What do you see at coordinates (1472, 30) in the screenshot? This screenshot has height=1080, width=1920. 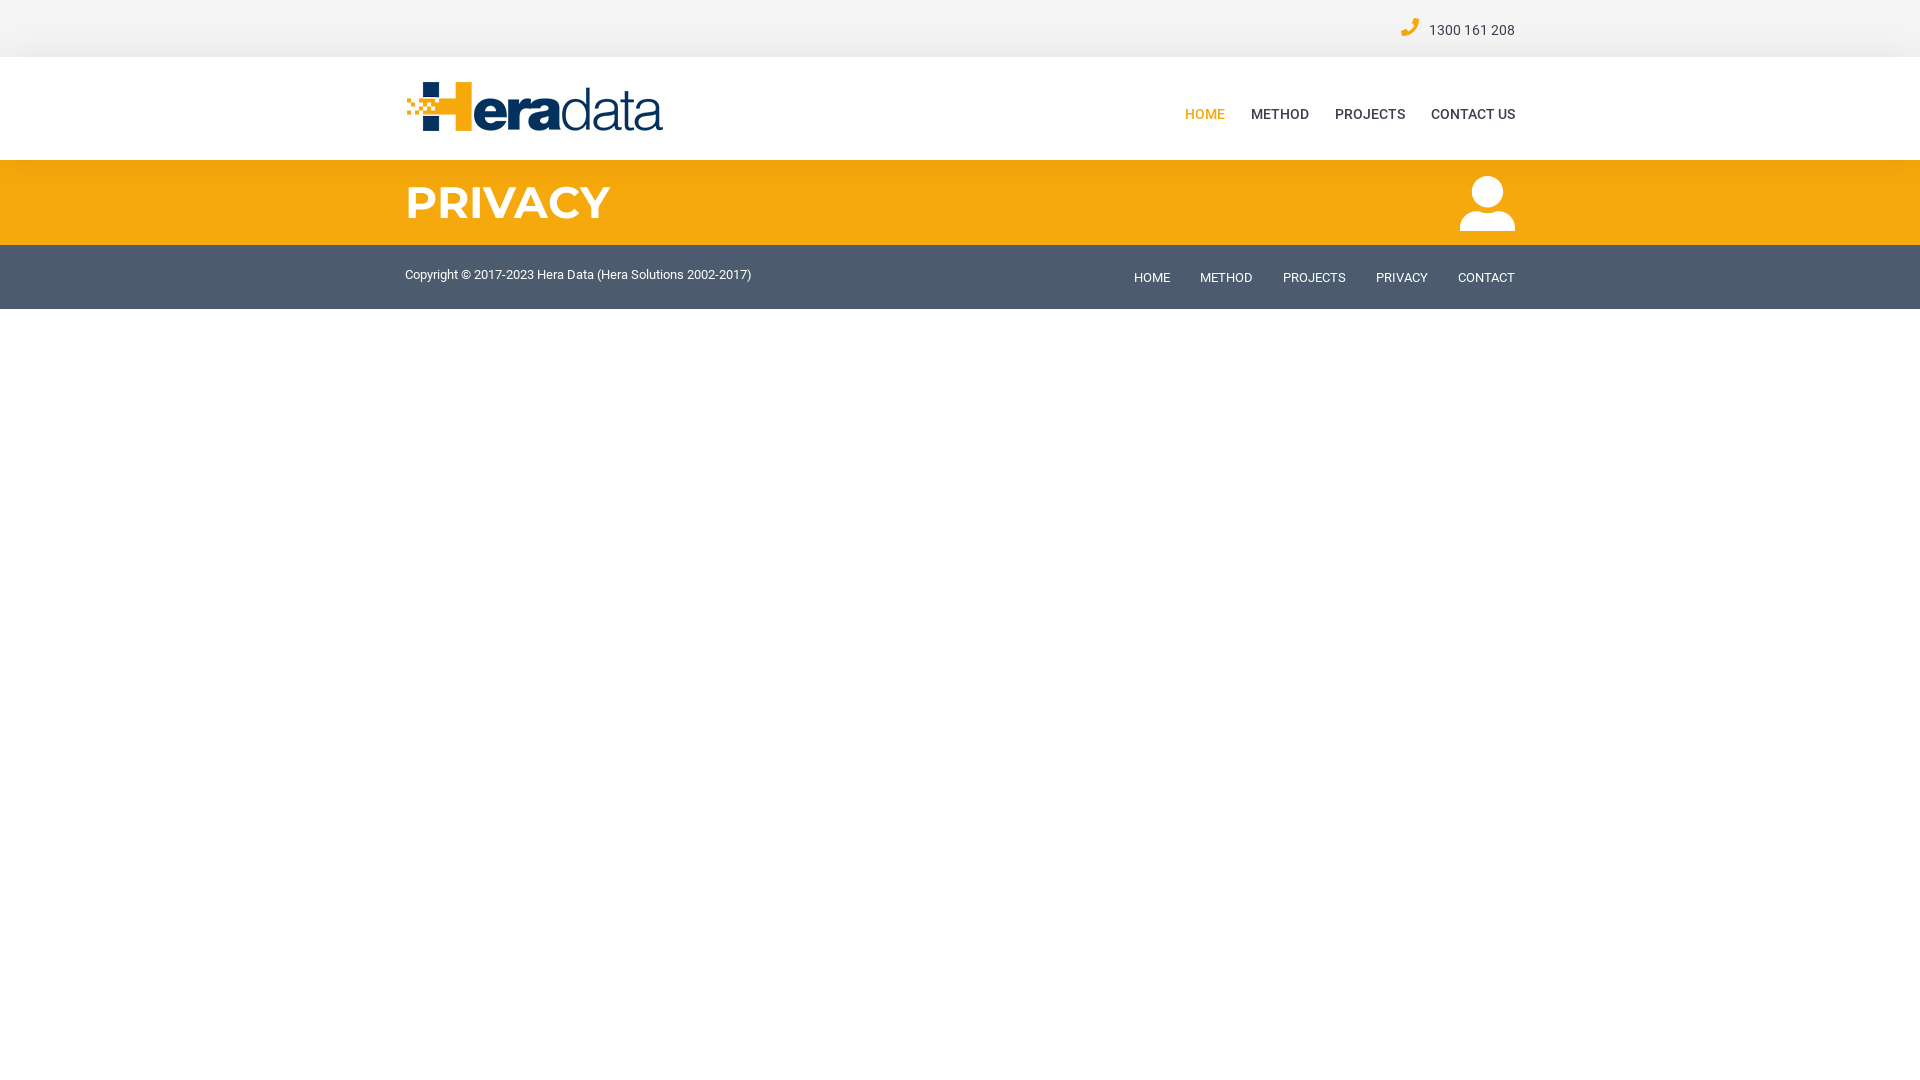 I see `'1300 161 208'` at bounding box center [1472, 30].